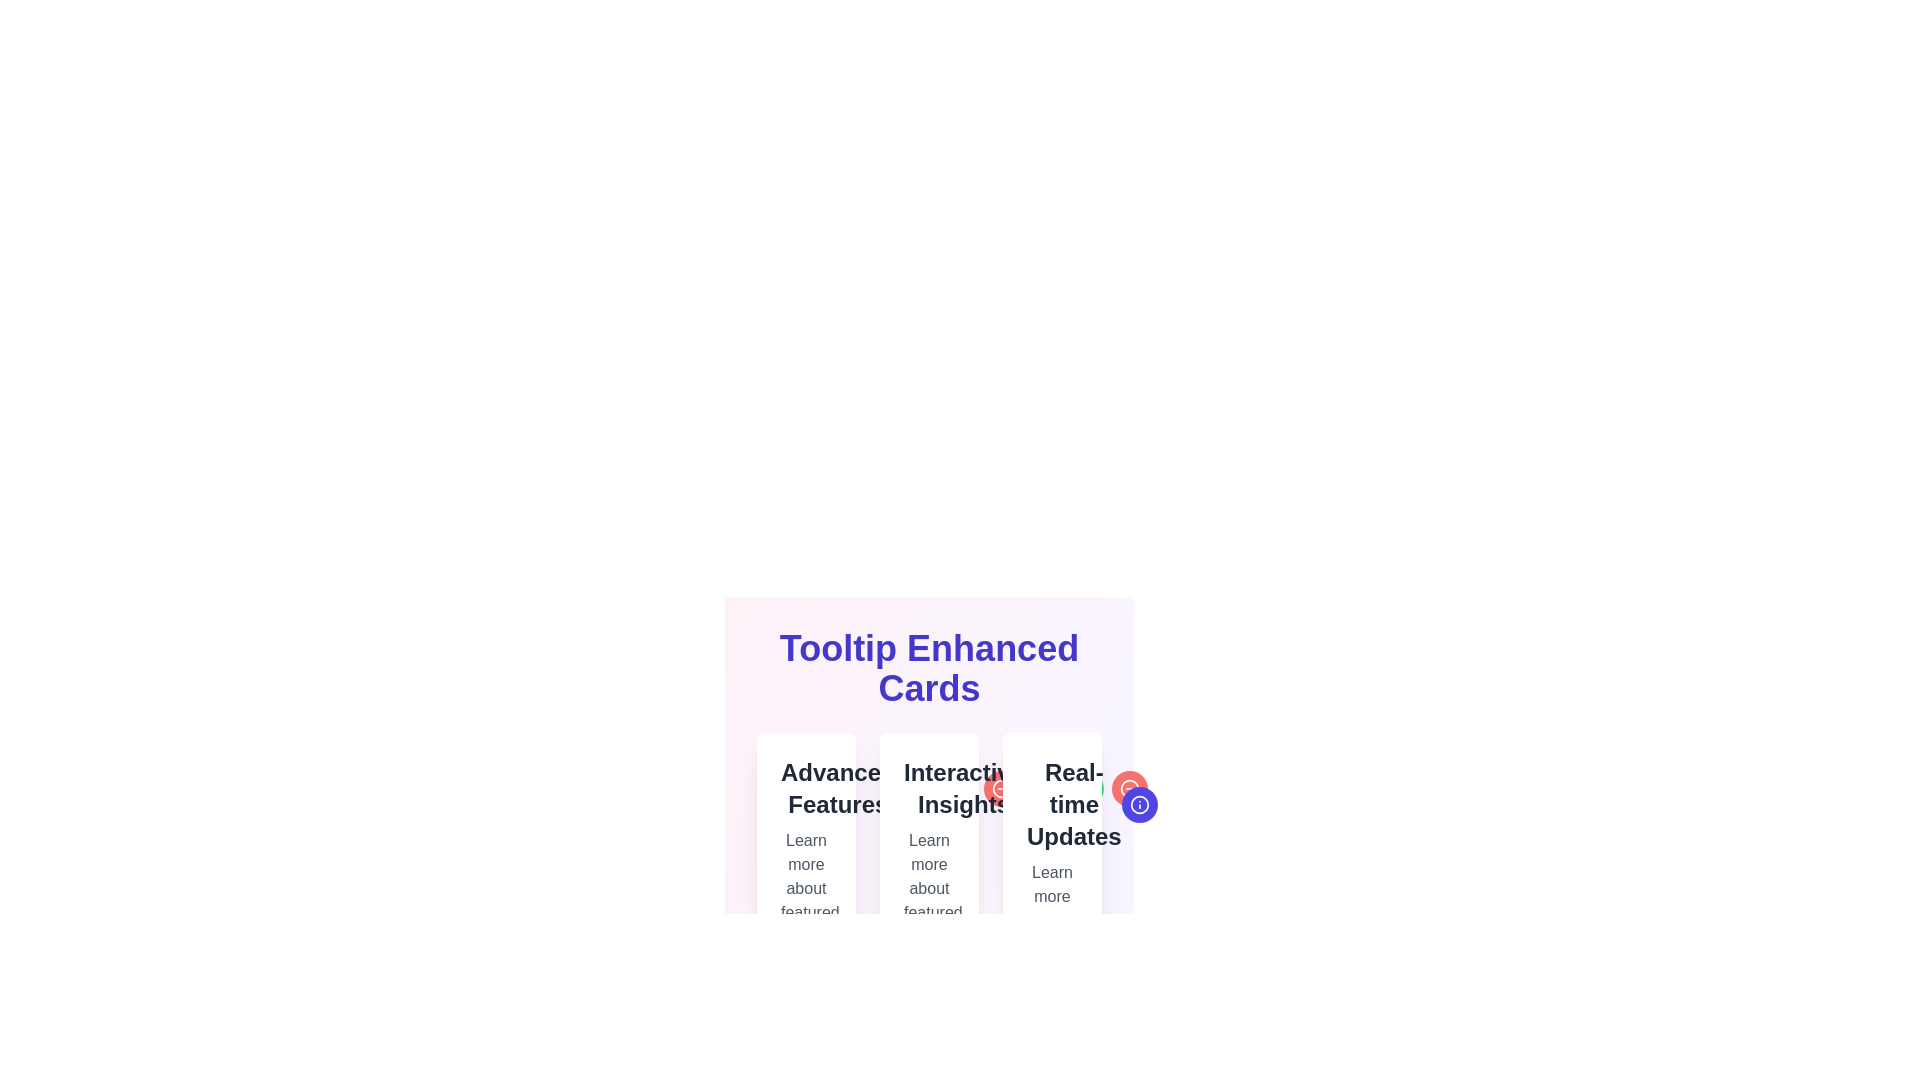 The height and width of the screenshot is (1080, 1920). Describe the element at coordinates (1040, 788) in the screenshot. I see `the information icon located at the top right corner of the 'Real-time Updates' card within the 'Tooltip Enhanced Cards' section` at that location.